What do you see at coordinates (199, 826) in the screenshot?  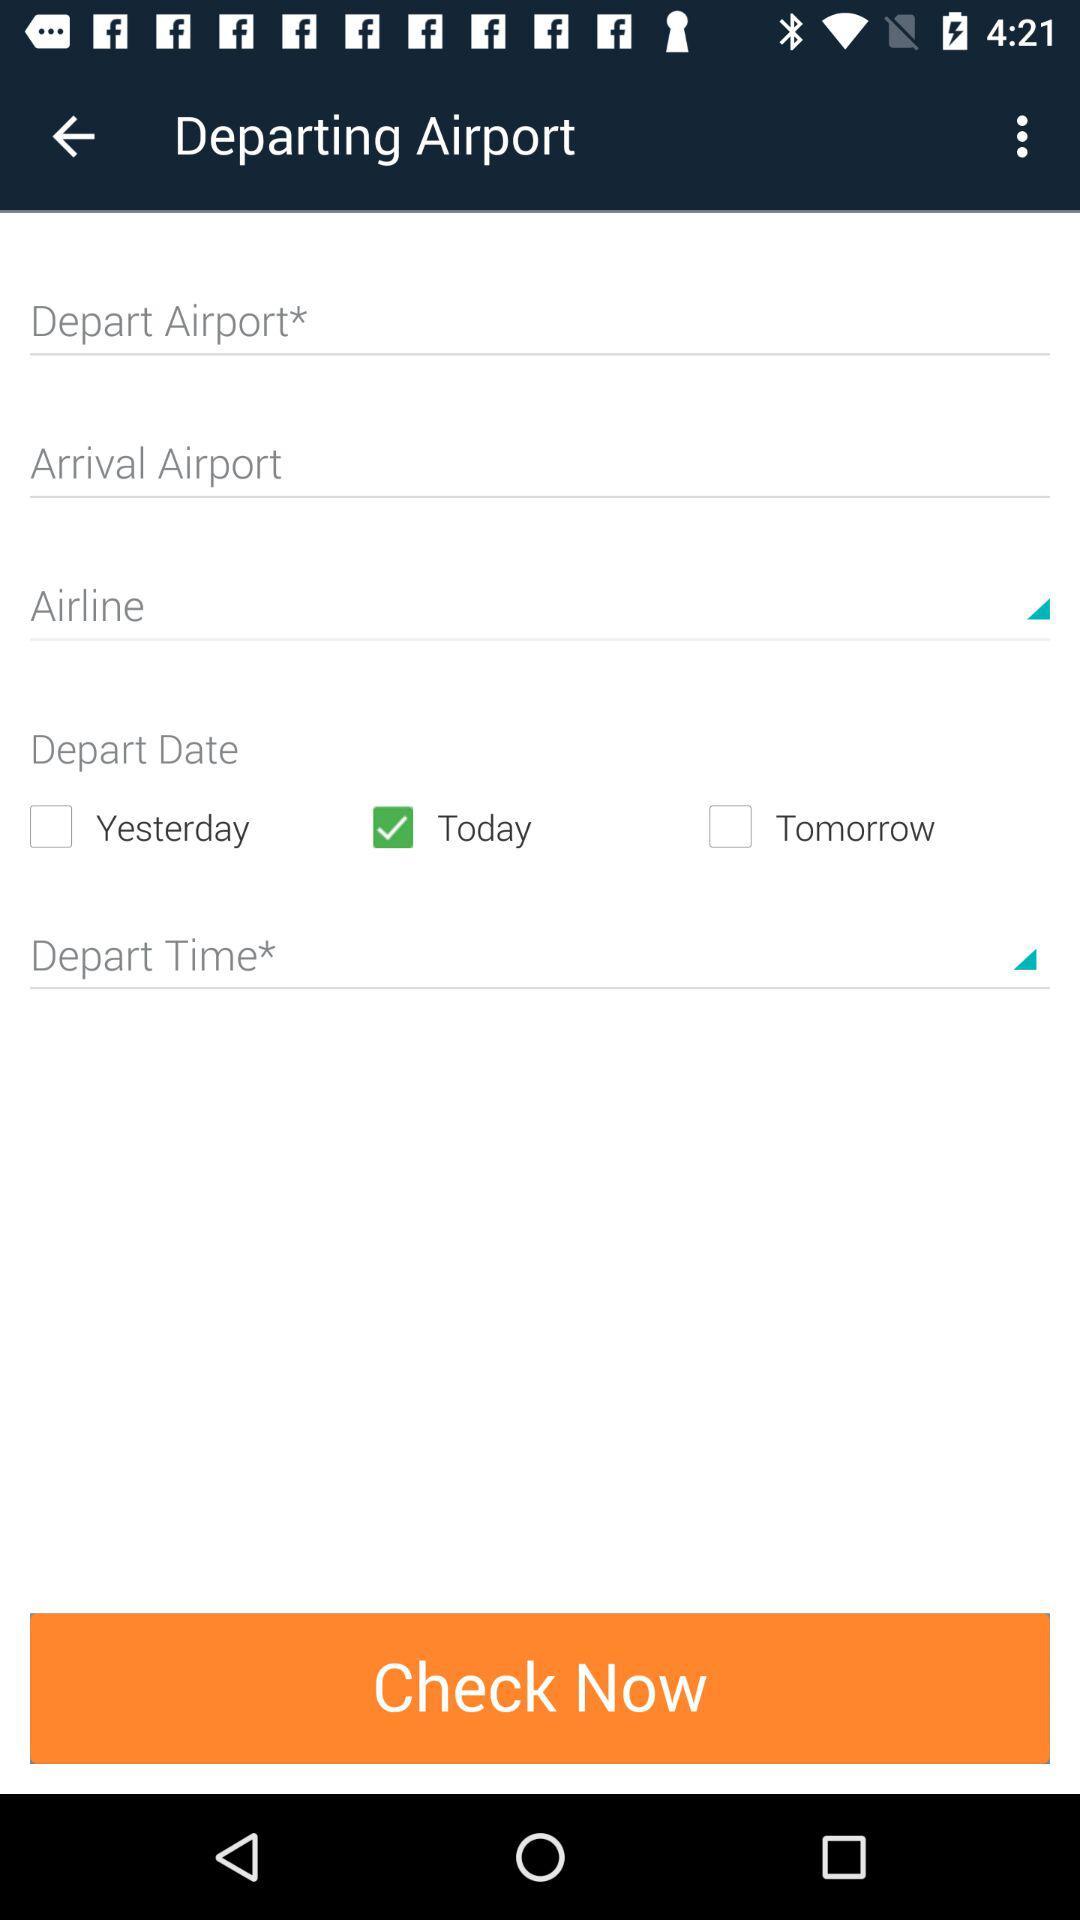 I see `the yesterday icon` at bounding box center [199, 826].